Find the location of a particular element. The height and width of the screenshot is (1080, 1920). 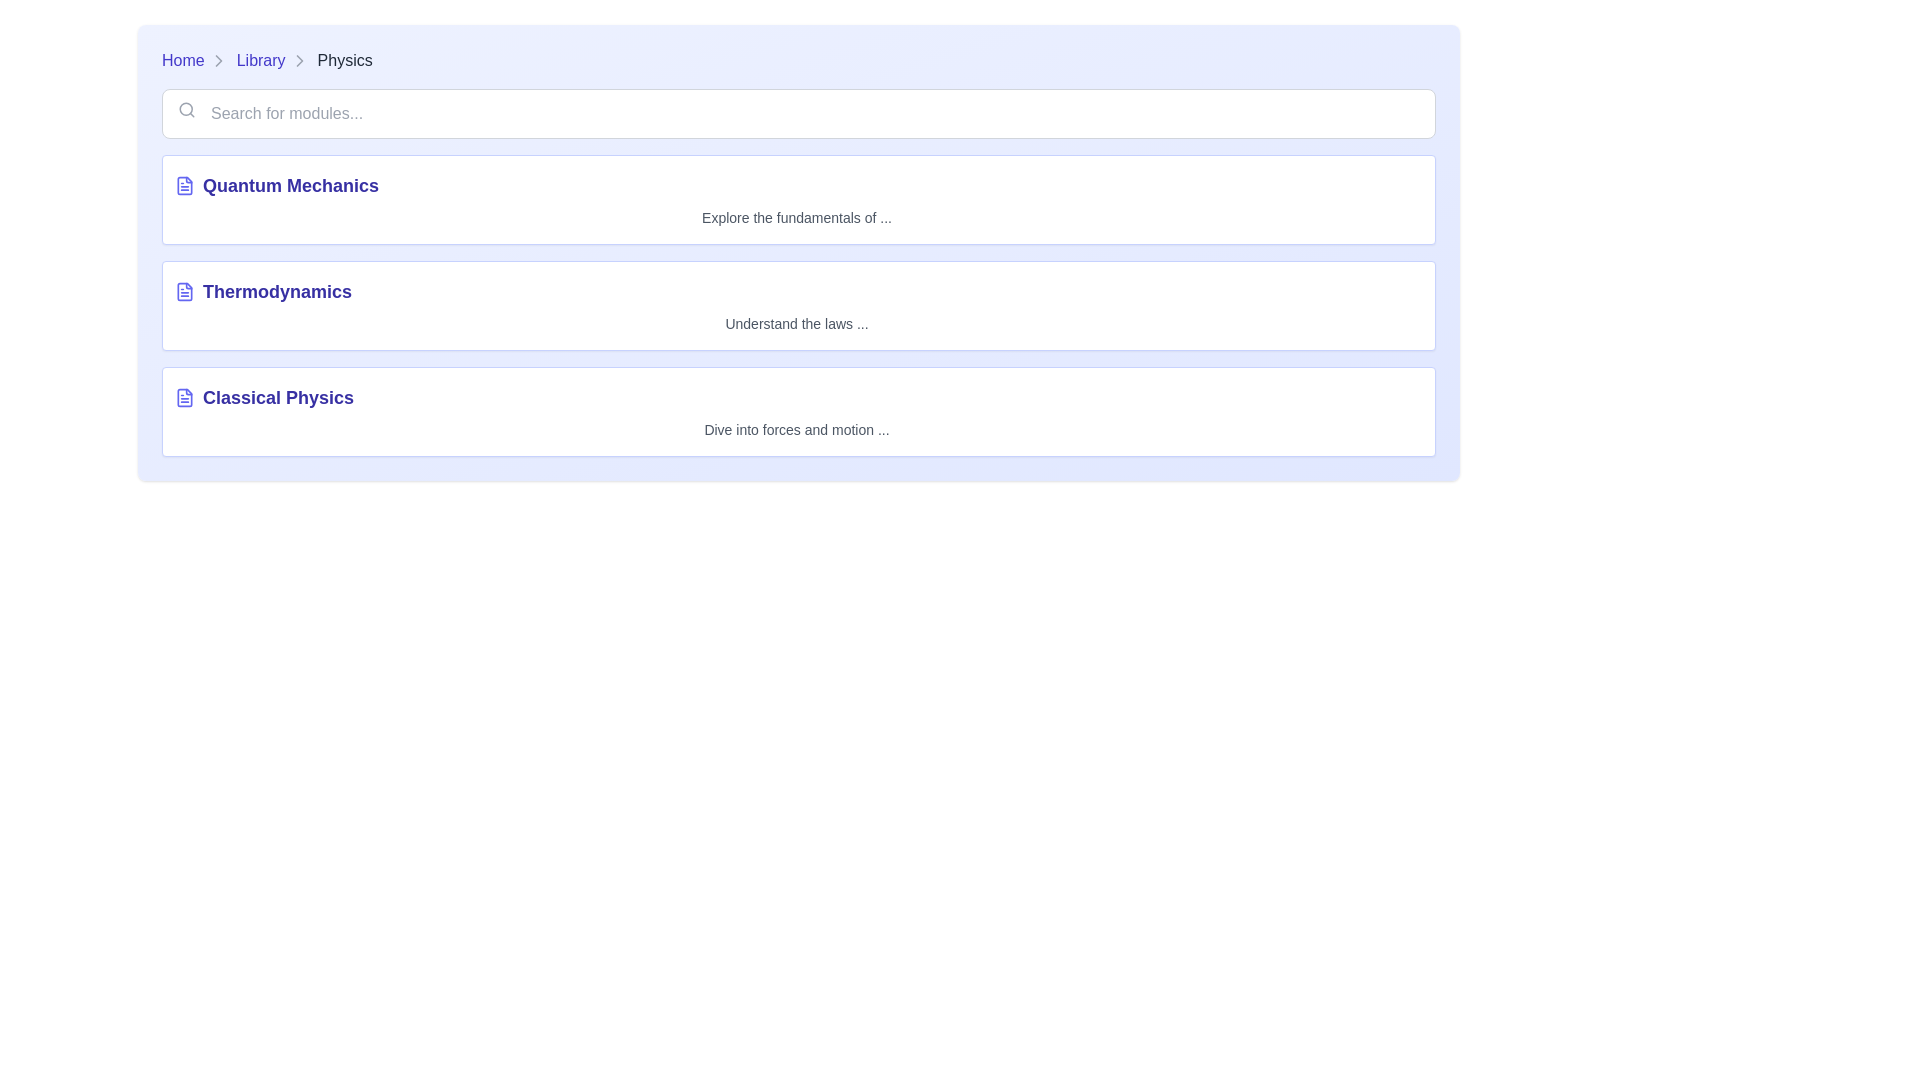

the indigo file icon located is located at coordinates (185, 292).